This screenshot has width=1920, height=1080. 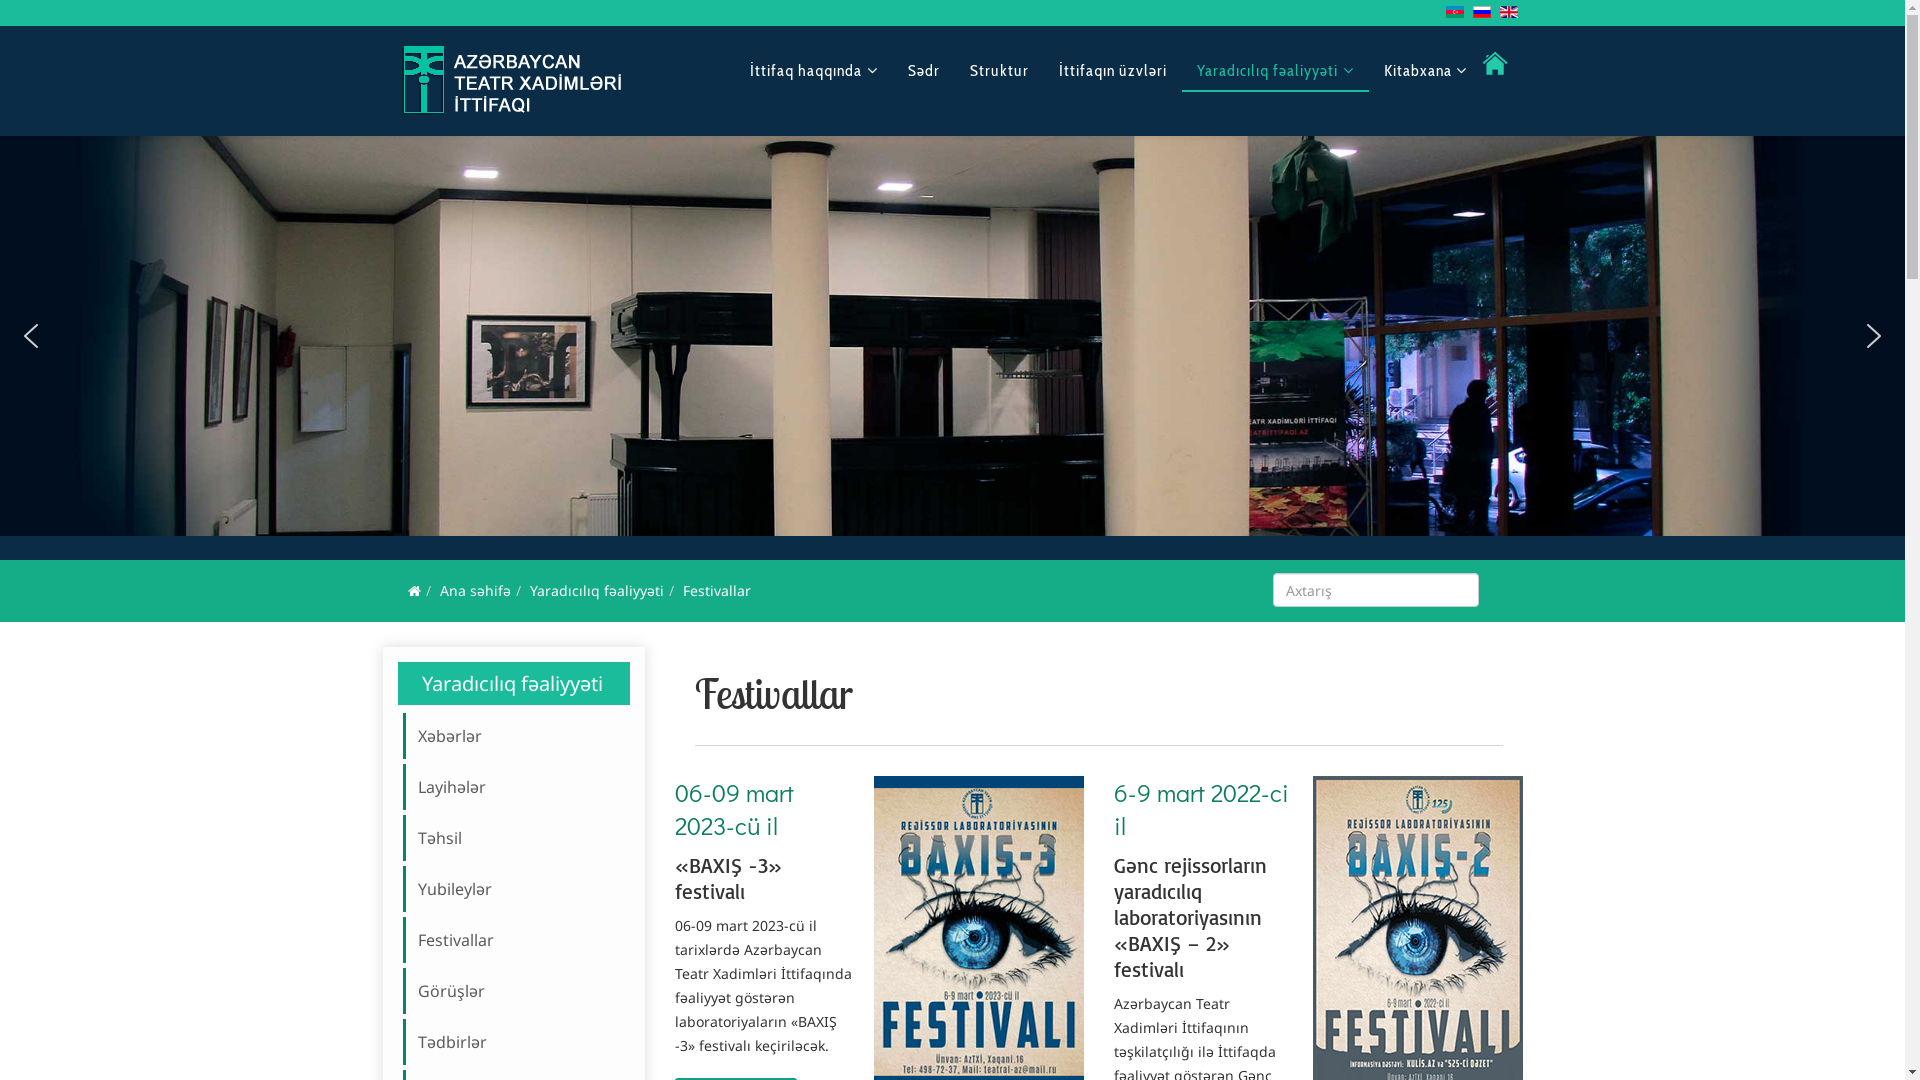 What do you see at coordinates (1423, 69) in the screenshot?
I see `'Kitabxana'` at bounding box center [1423, 69].